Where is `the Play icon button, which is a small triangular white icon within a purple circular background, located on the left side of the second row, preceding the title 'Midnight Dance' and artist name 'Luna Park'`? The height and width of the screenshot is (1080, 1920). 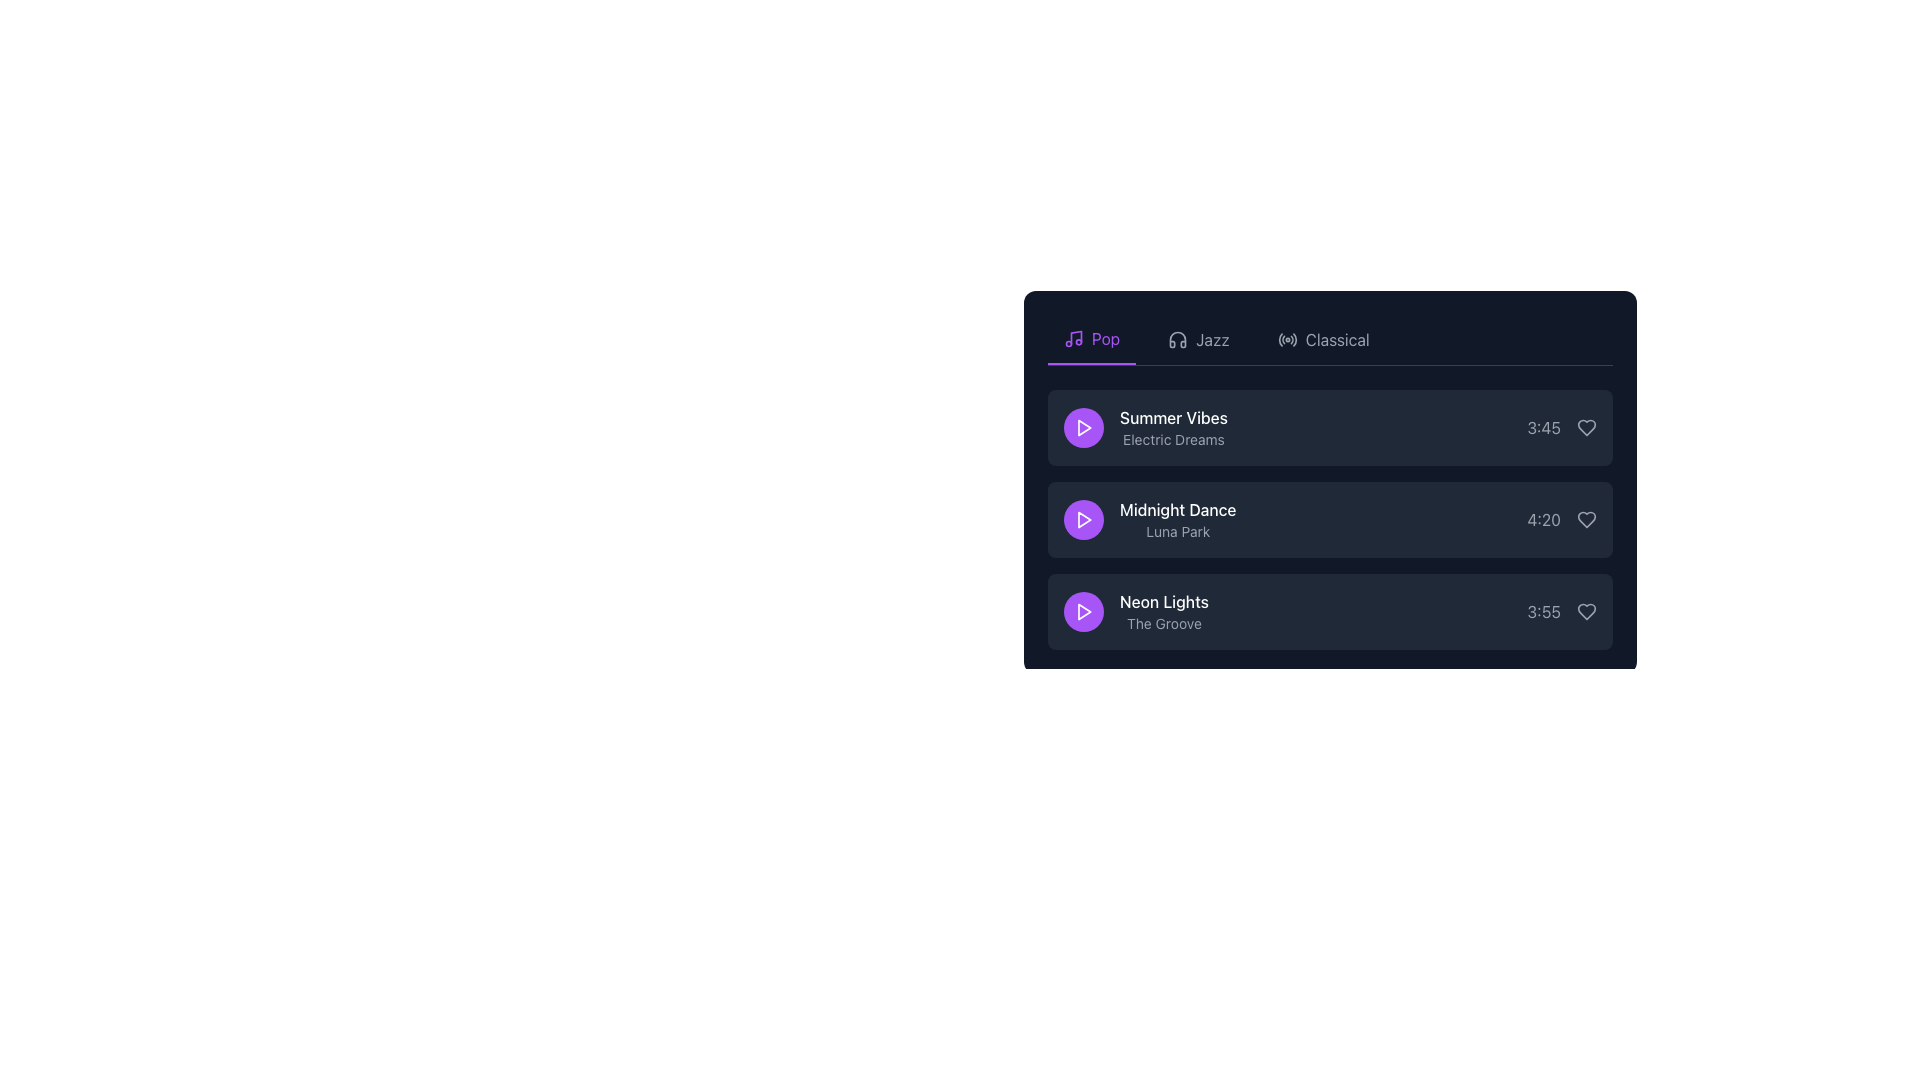 the Play icon button, which is a small triangular white icon within a purple circular background, located on the left side of the second row, preceding the title 'Midnight Dance' and artist name 'Luna Park' is located at coordinates (1083, 519).